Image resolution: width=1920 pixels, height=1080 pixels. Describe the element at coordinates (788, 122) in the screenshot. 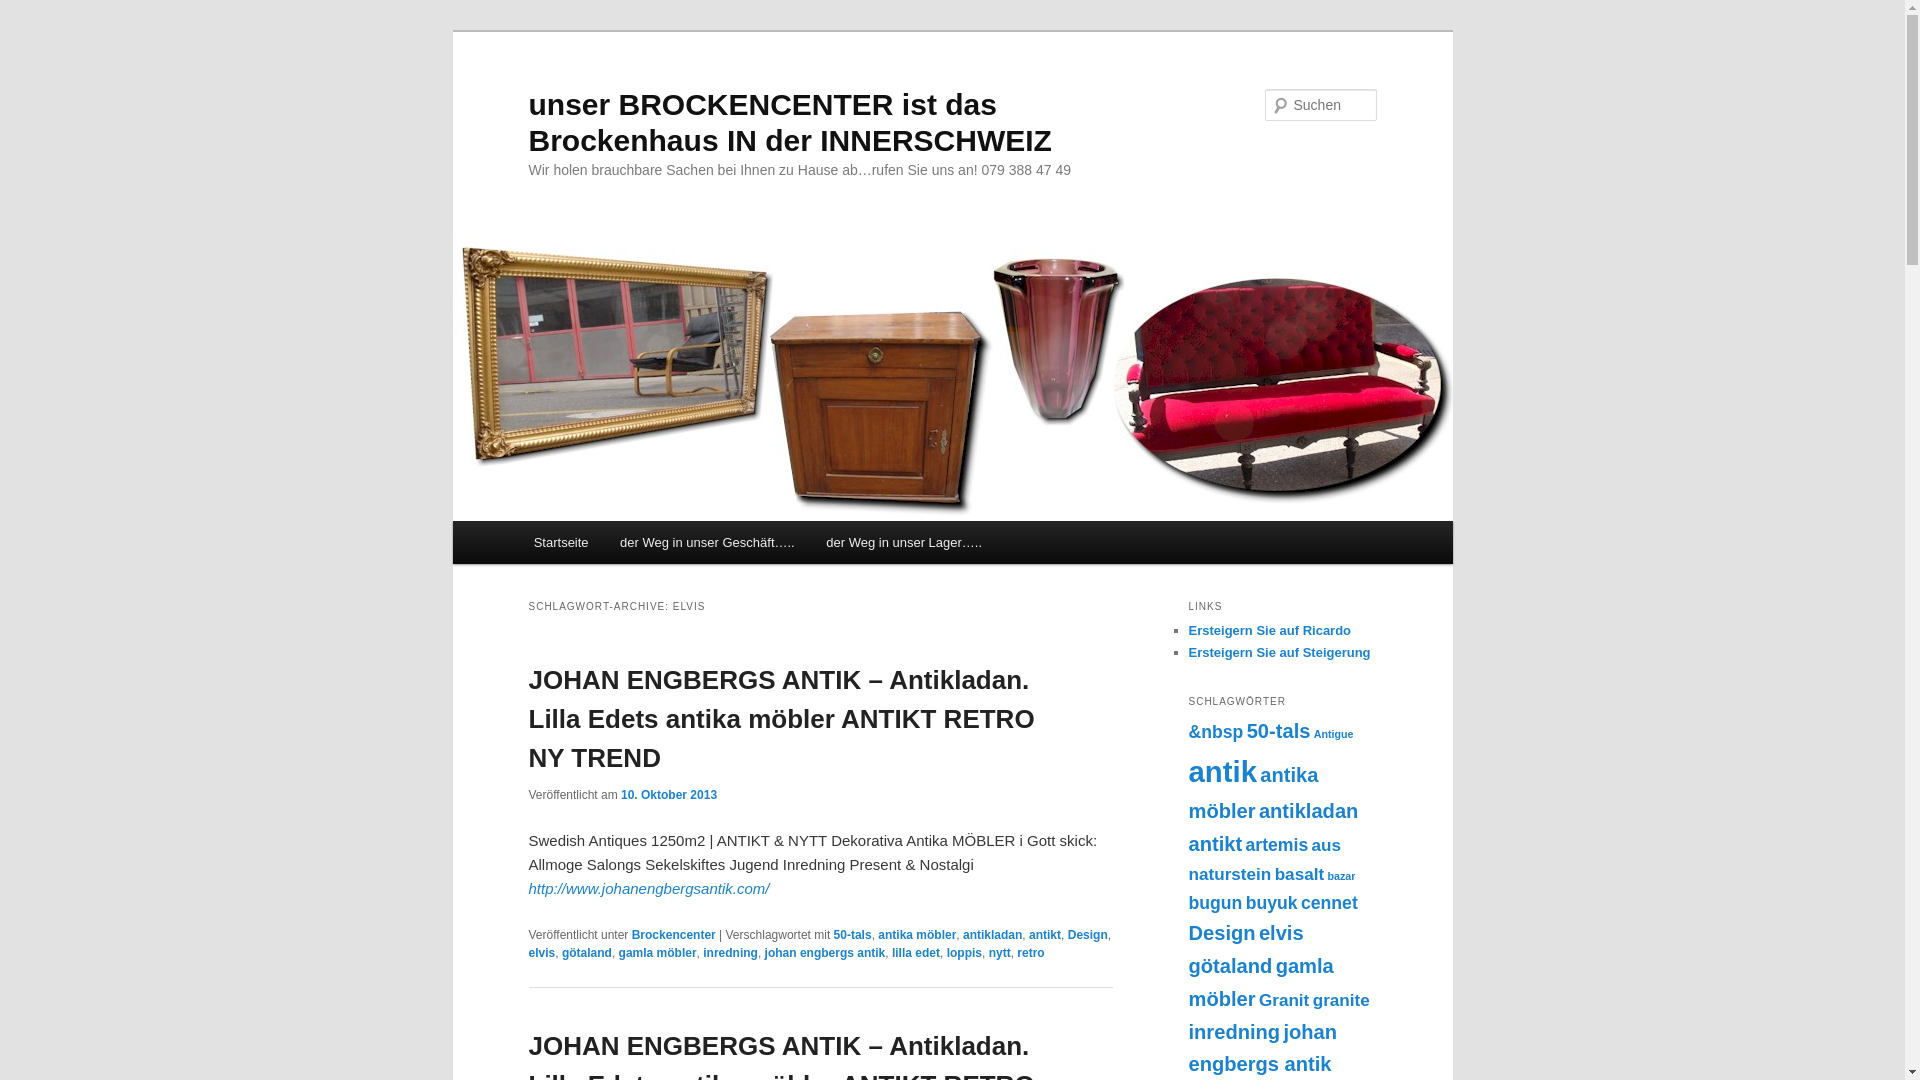

I see `'unser BROCKENCENTER ist das Brockenhaus IN der INNERSCHWEIZ'` at that location.